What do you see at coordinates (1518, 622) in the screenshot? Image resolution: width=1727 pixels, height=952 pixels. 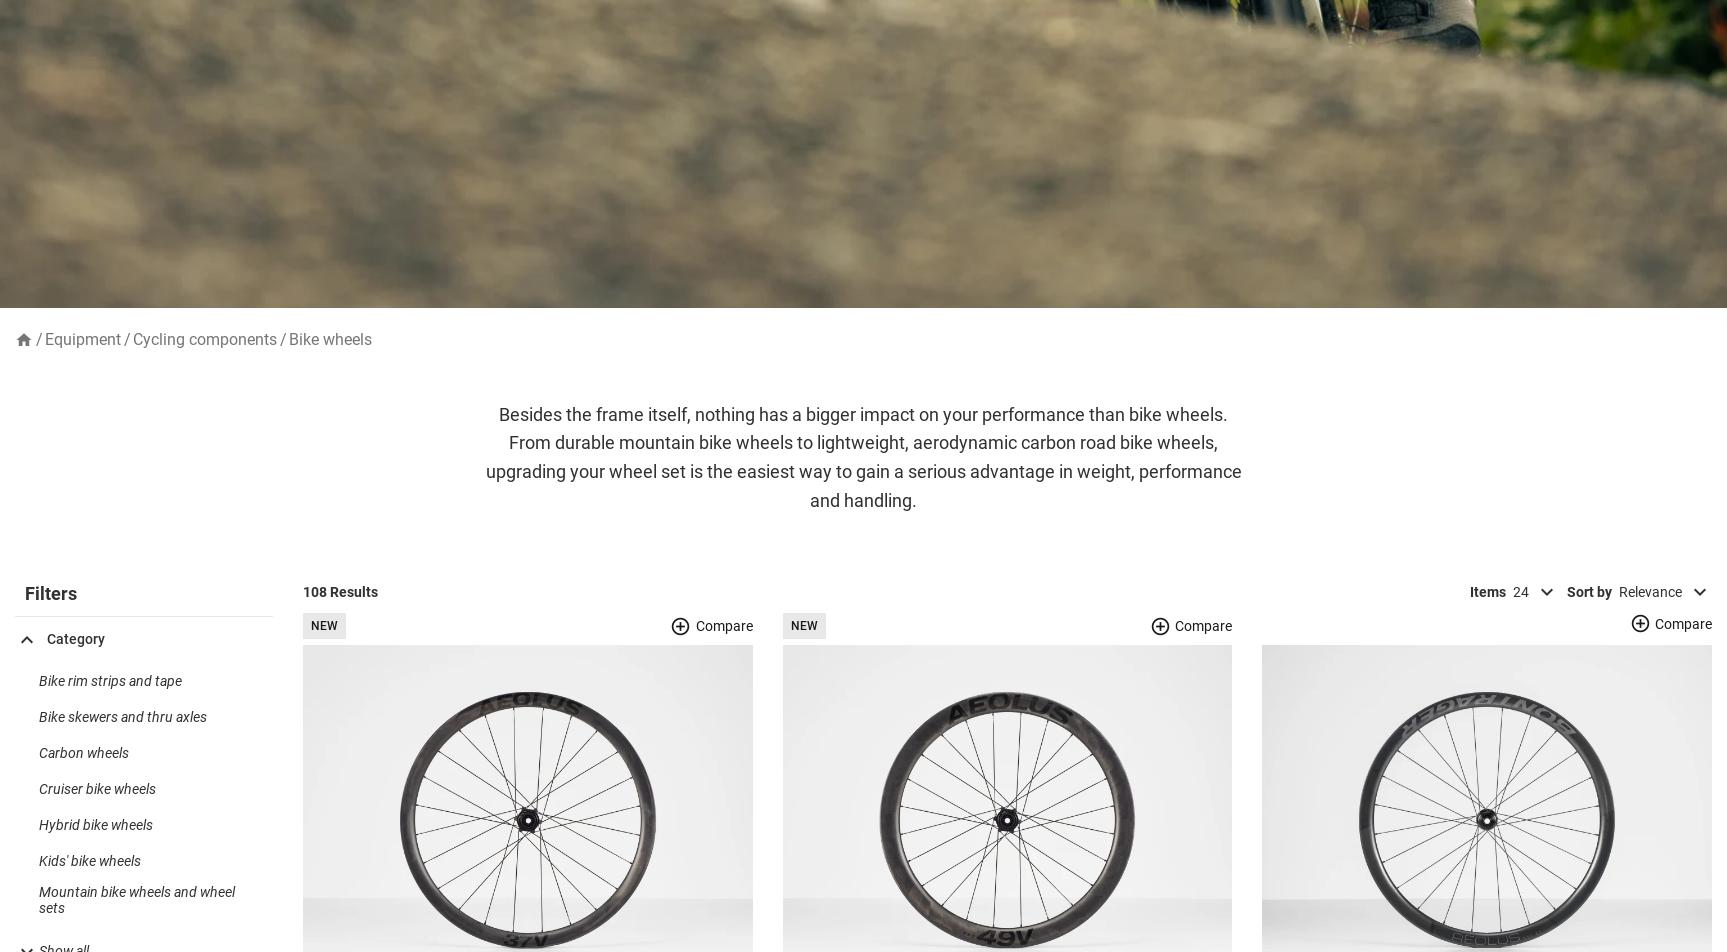 I see `'24'` at bounding box center [1518, 622].